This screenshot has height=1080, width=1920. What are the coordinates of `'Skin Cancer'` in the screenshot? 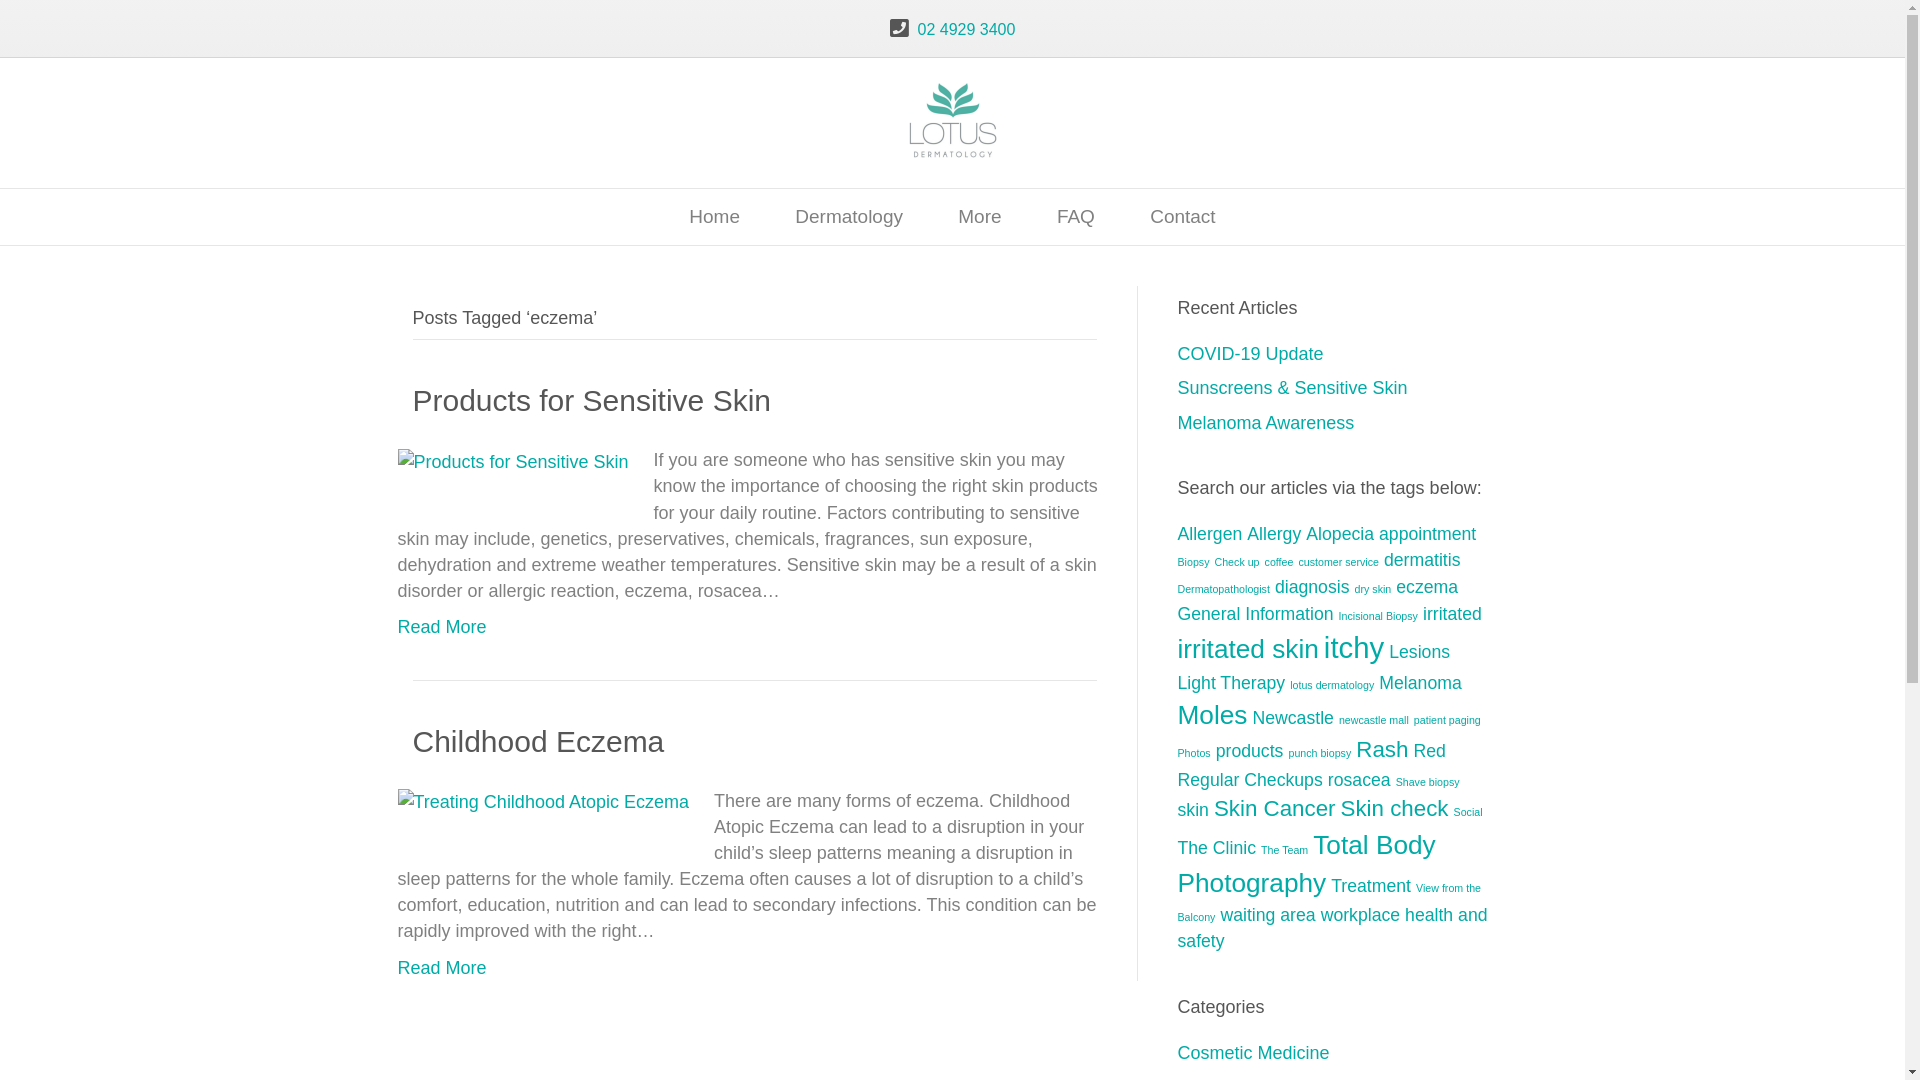 It's located at (1274, 807).